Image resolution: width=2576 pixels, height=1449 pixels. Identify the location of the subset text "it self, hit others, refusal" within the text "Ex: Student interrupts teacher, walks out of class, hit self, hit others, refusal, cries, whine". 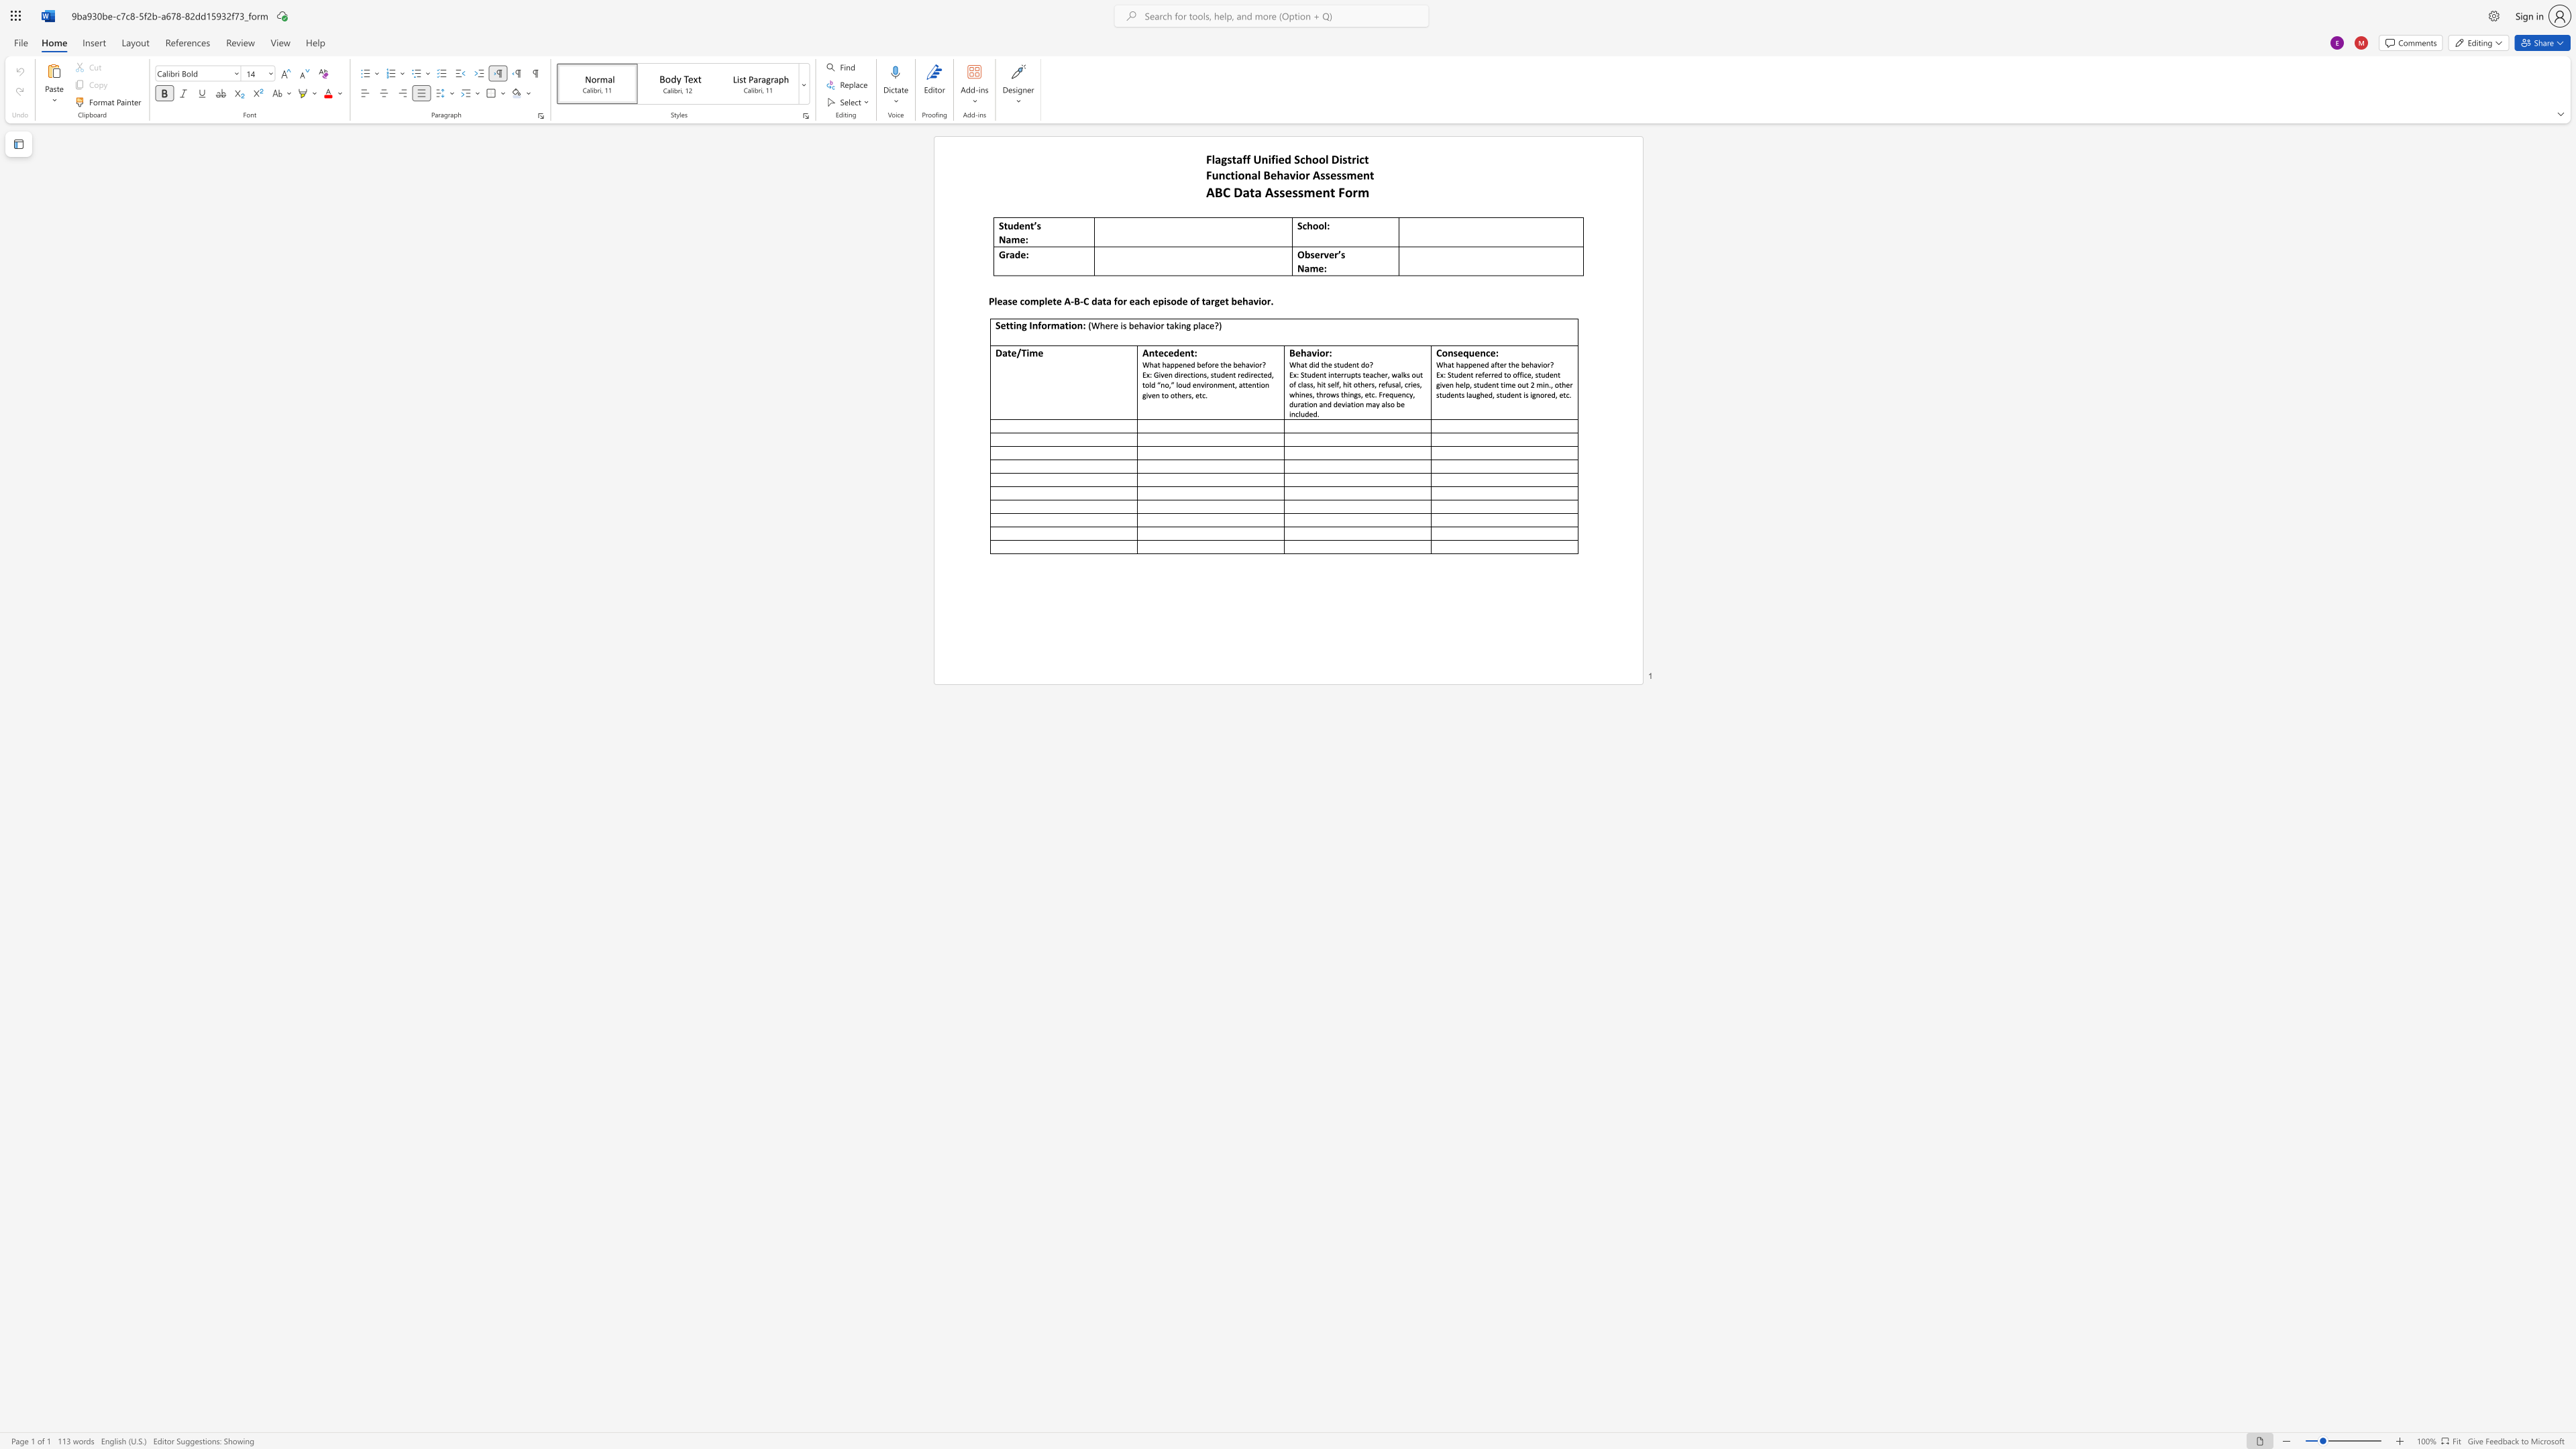
(1320, 384).